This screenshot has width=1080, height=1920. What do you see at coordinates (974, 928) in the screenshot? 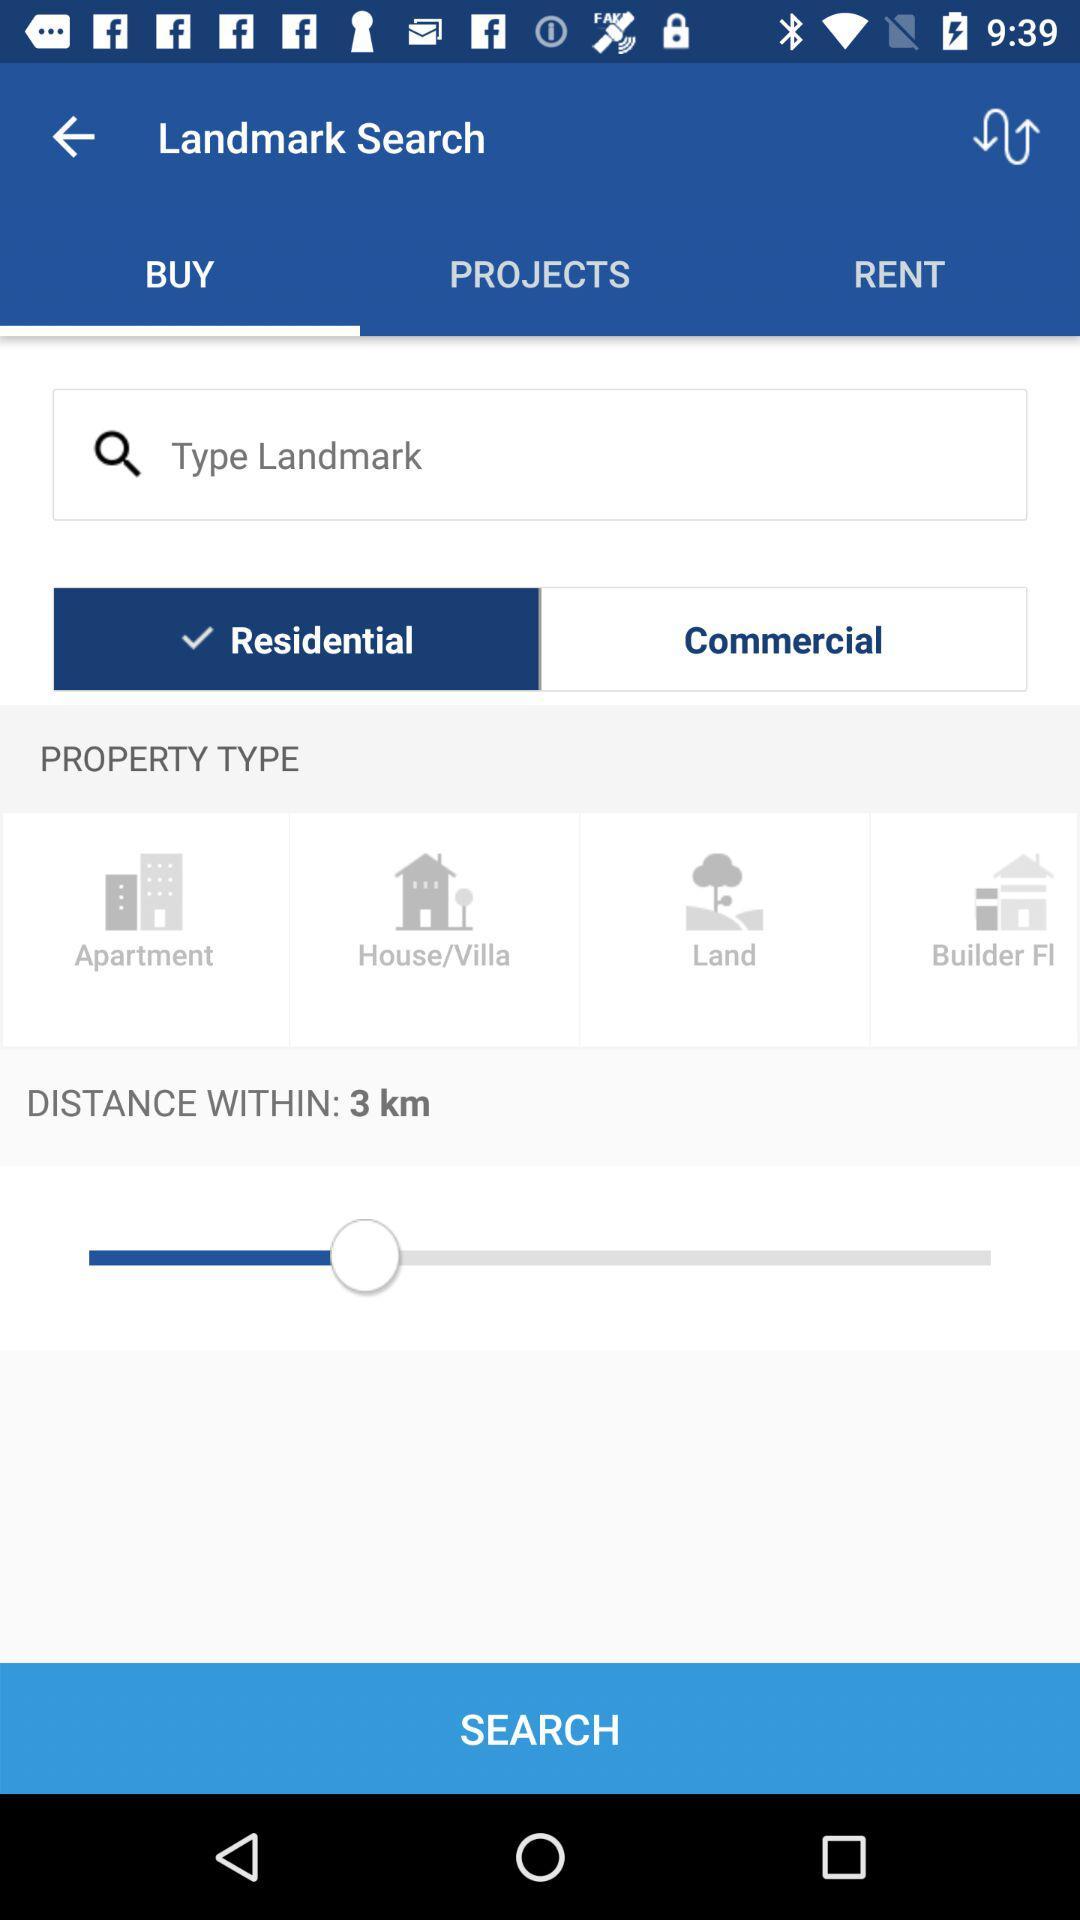
I see `the item below property type` at bounding box center [974, 928].